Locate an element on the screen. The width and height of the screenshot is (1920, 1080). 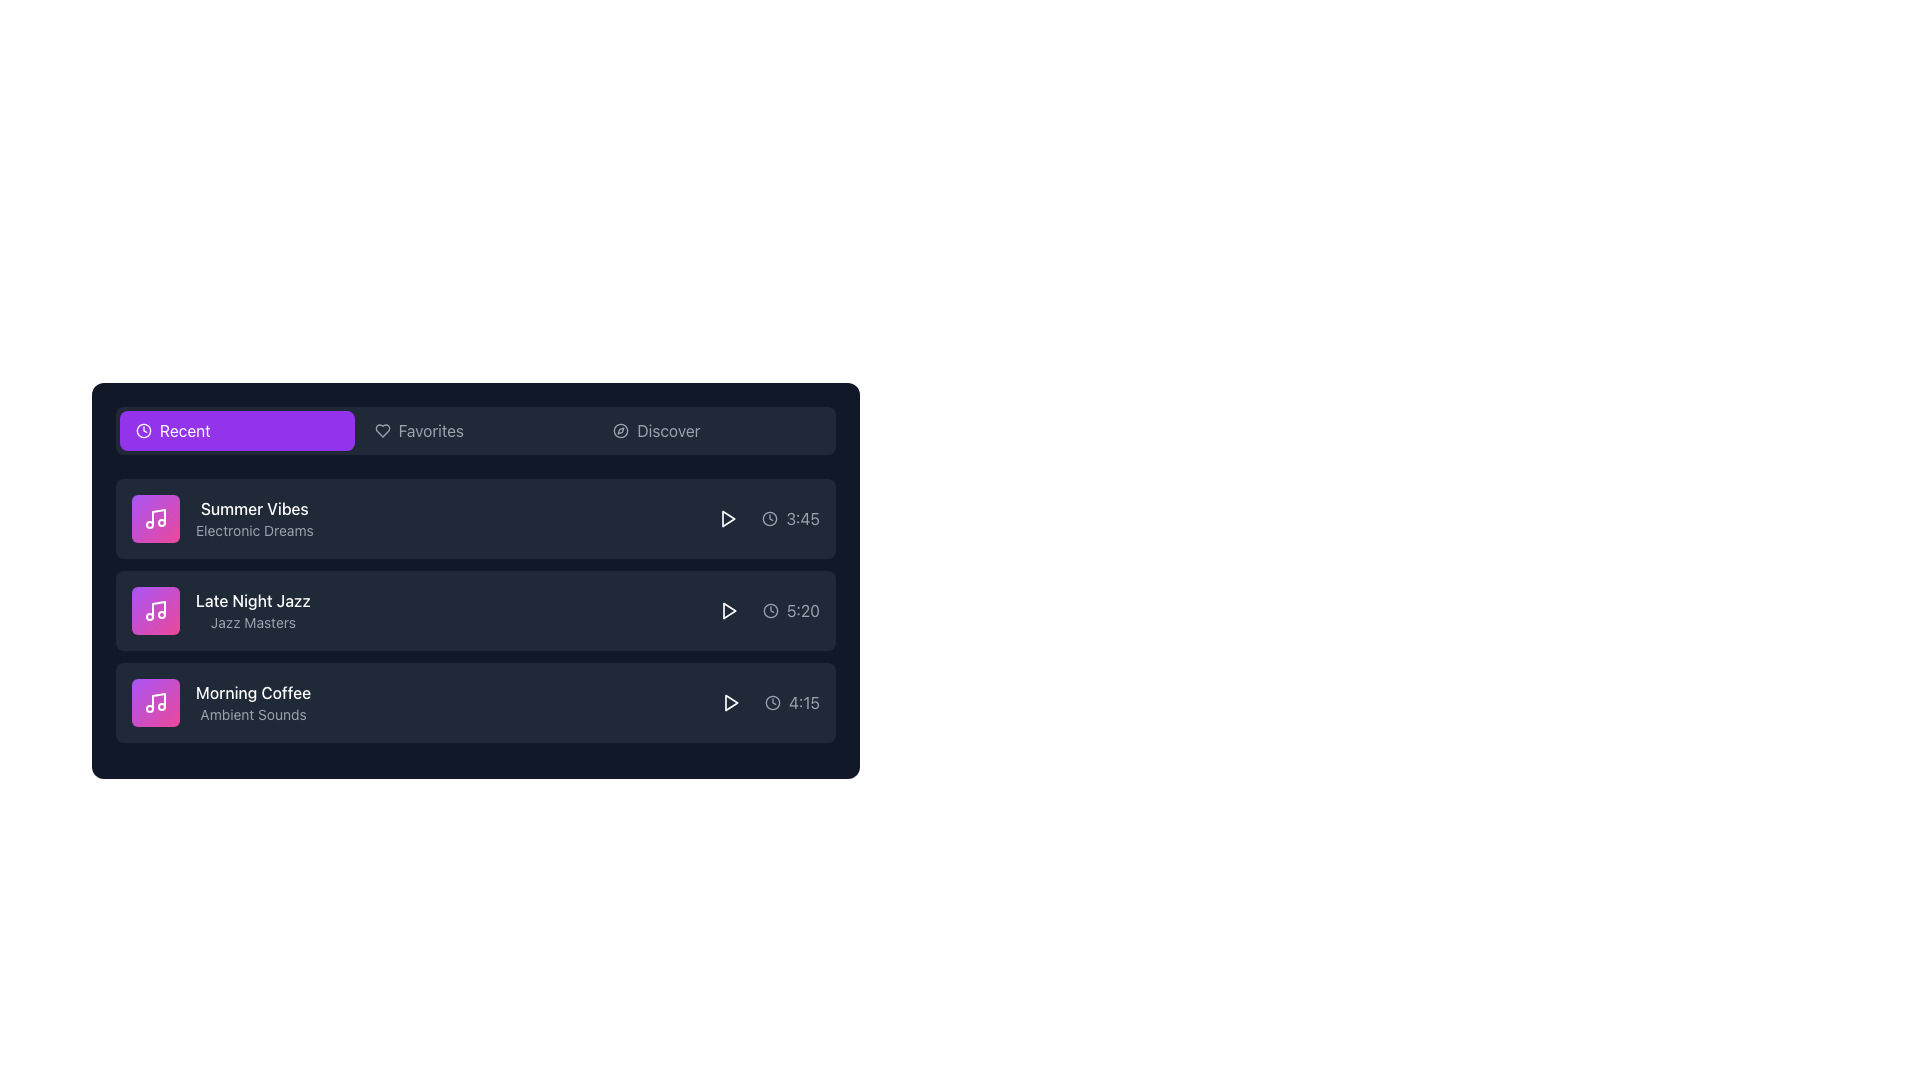
text content of the label displaying 'Electronic Dreams', which is a gray subtitle located beneath 'Summer Vibes' is located at coordinates (253, 530).